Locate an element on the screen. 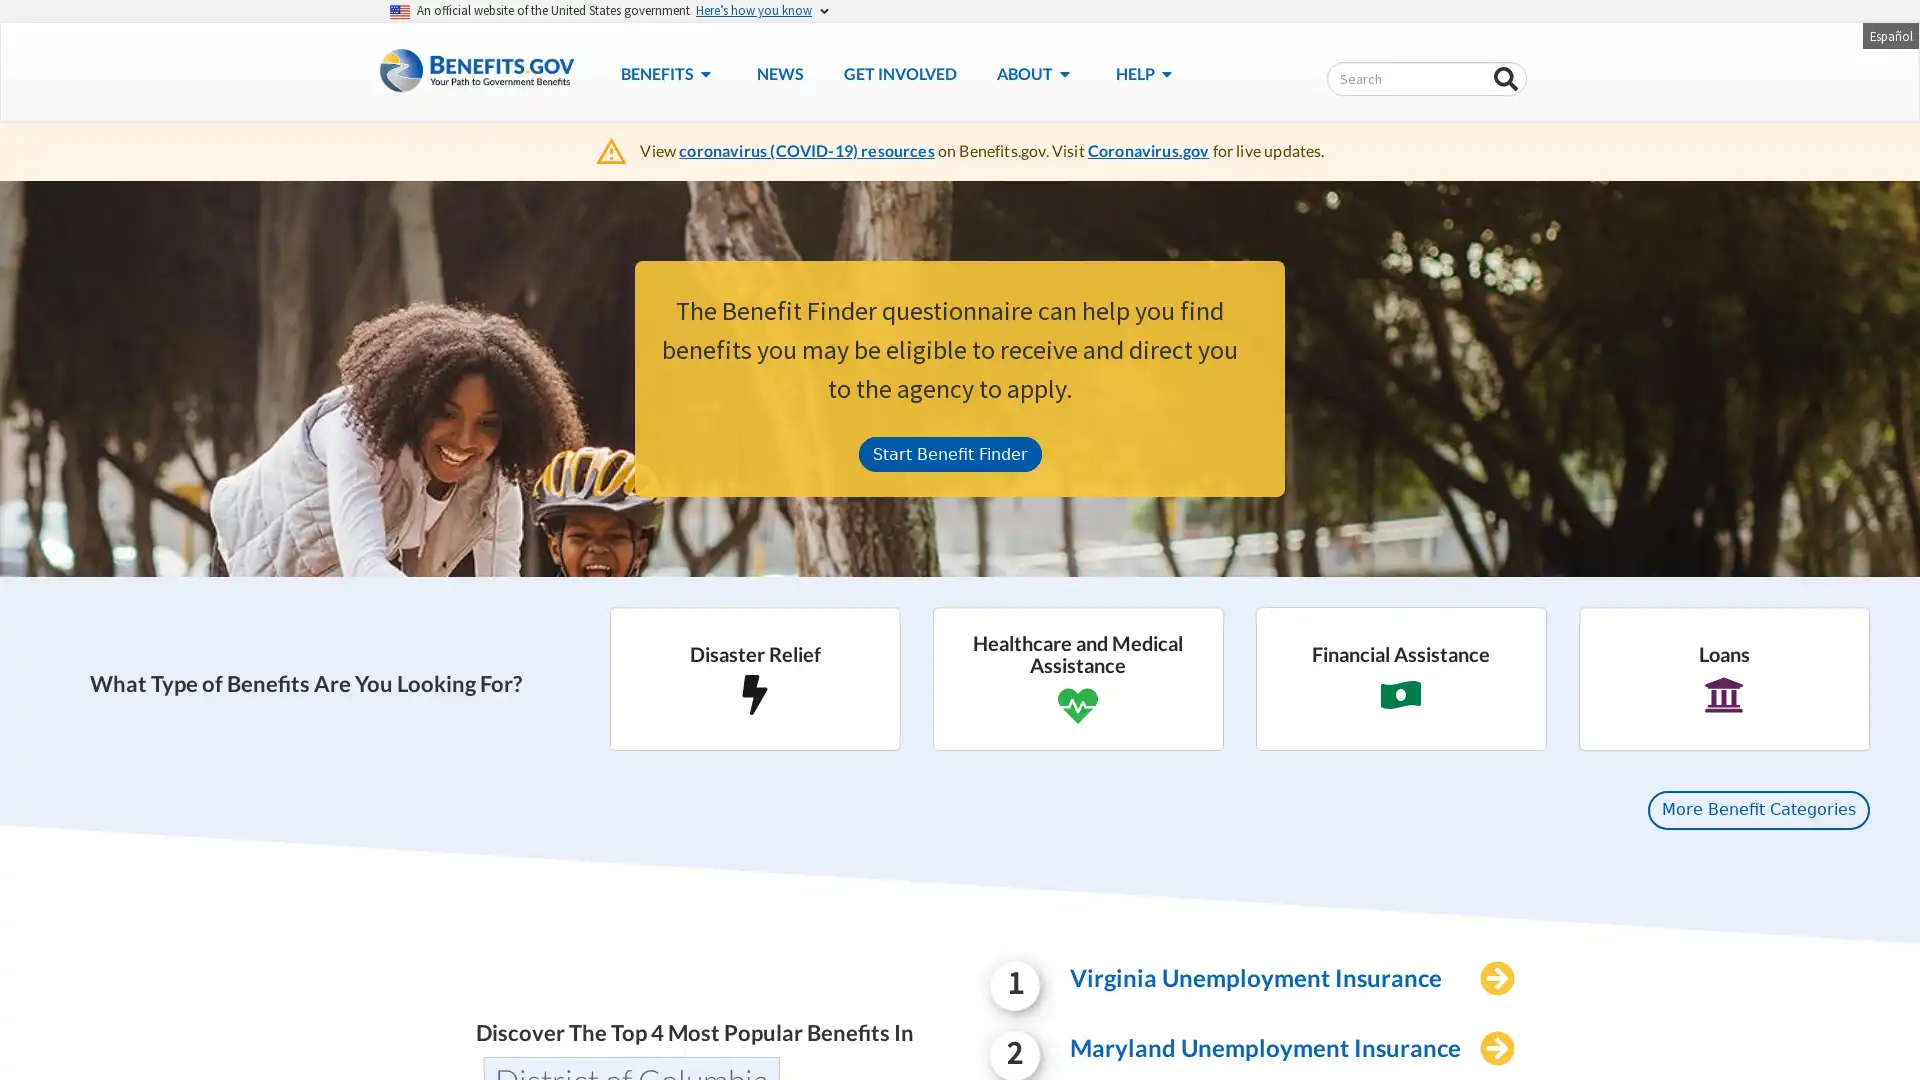 Image resolution: width=1920 pixels, height=1080 pixels. GET INVOLVED is located at coordinates (898, 72).